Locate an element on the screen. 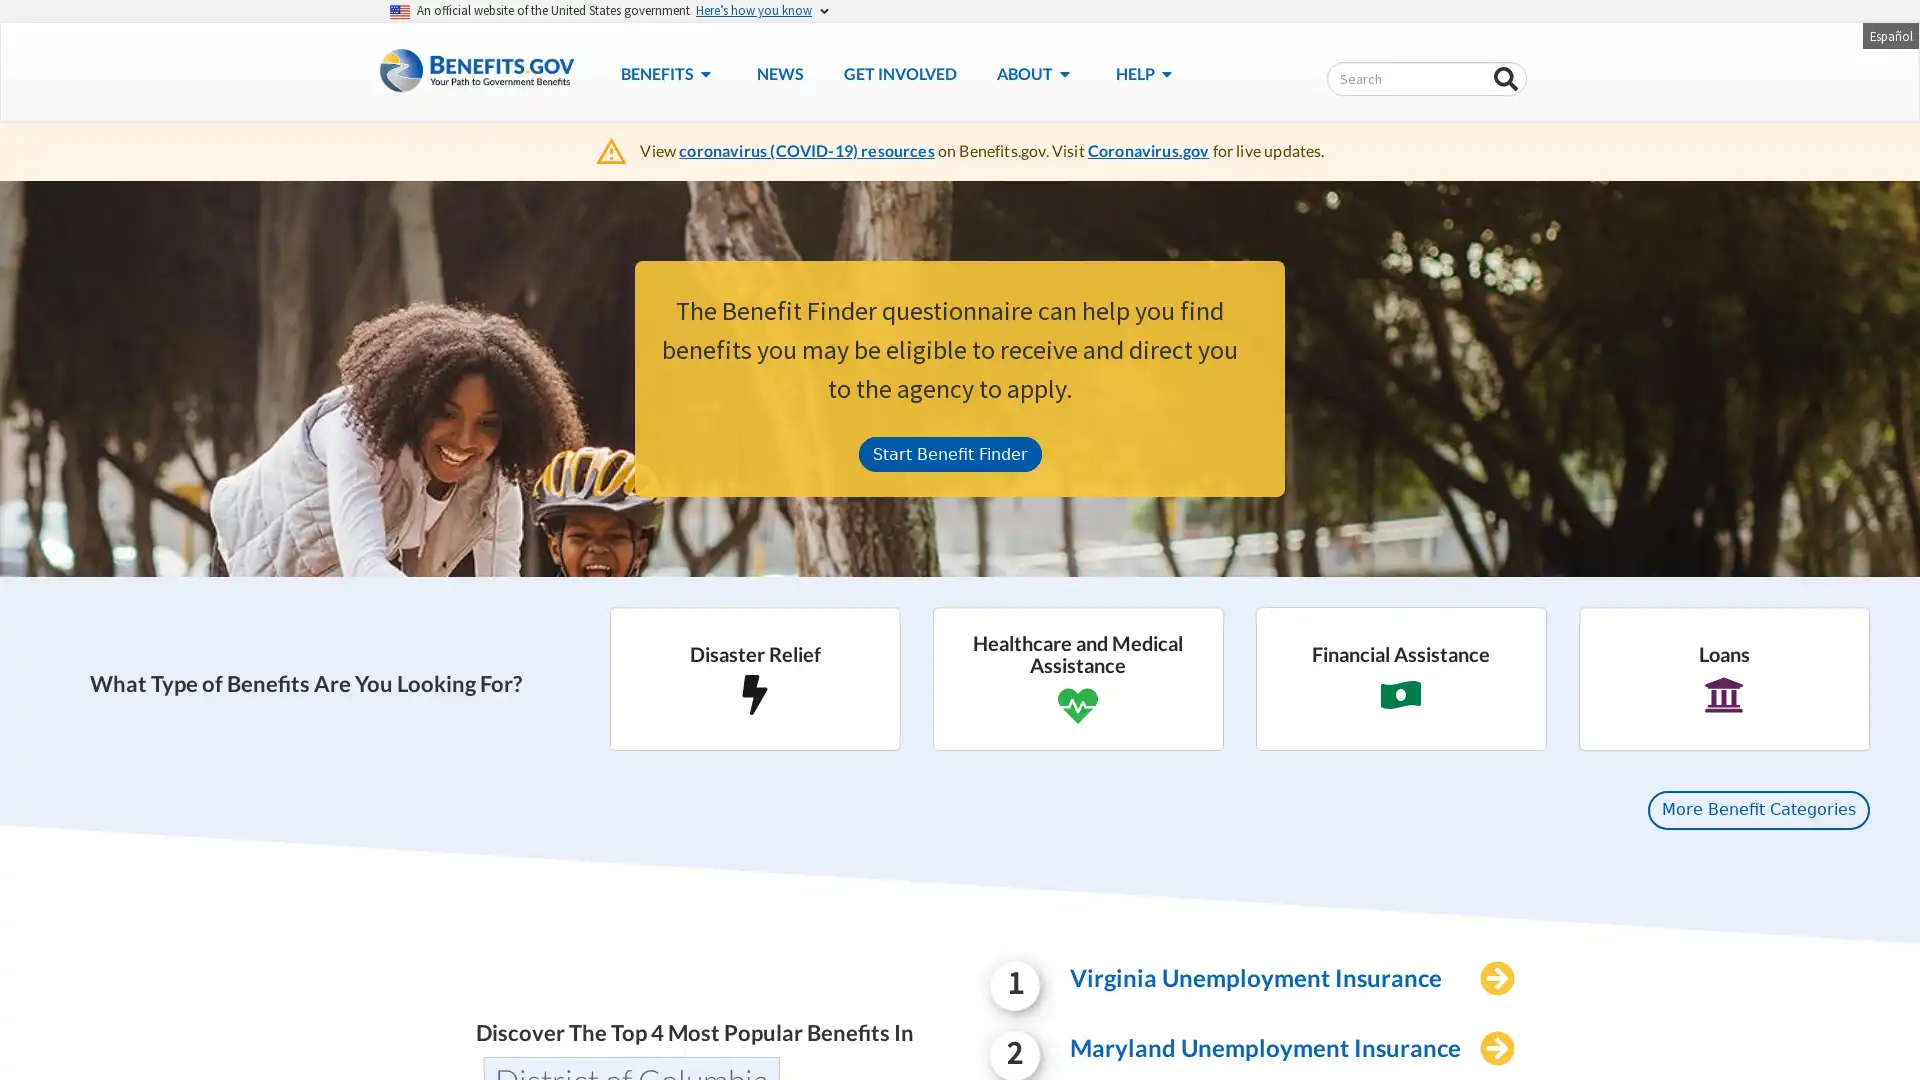 Image resolution: width=1920 pixels, height=1080 pixels. GET INVOLVED is located at coordinates (898, 72).